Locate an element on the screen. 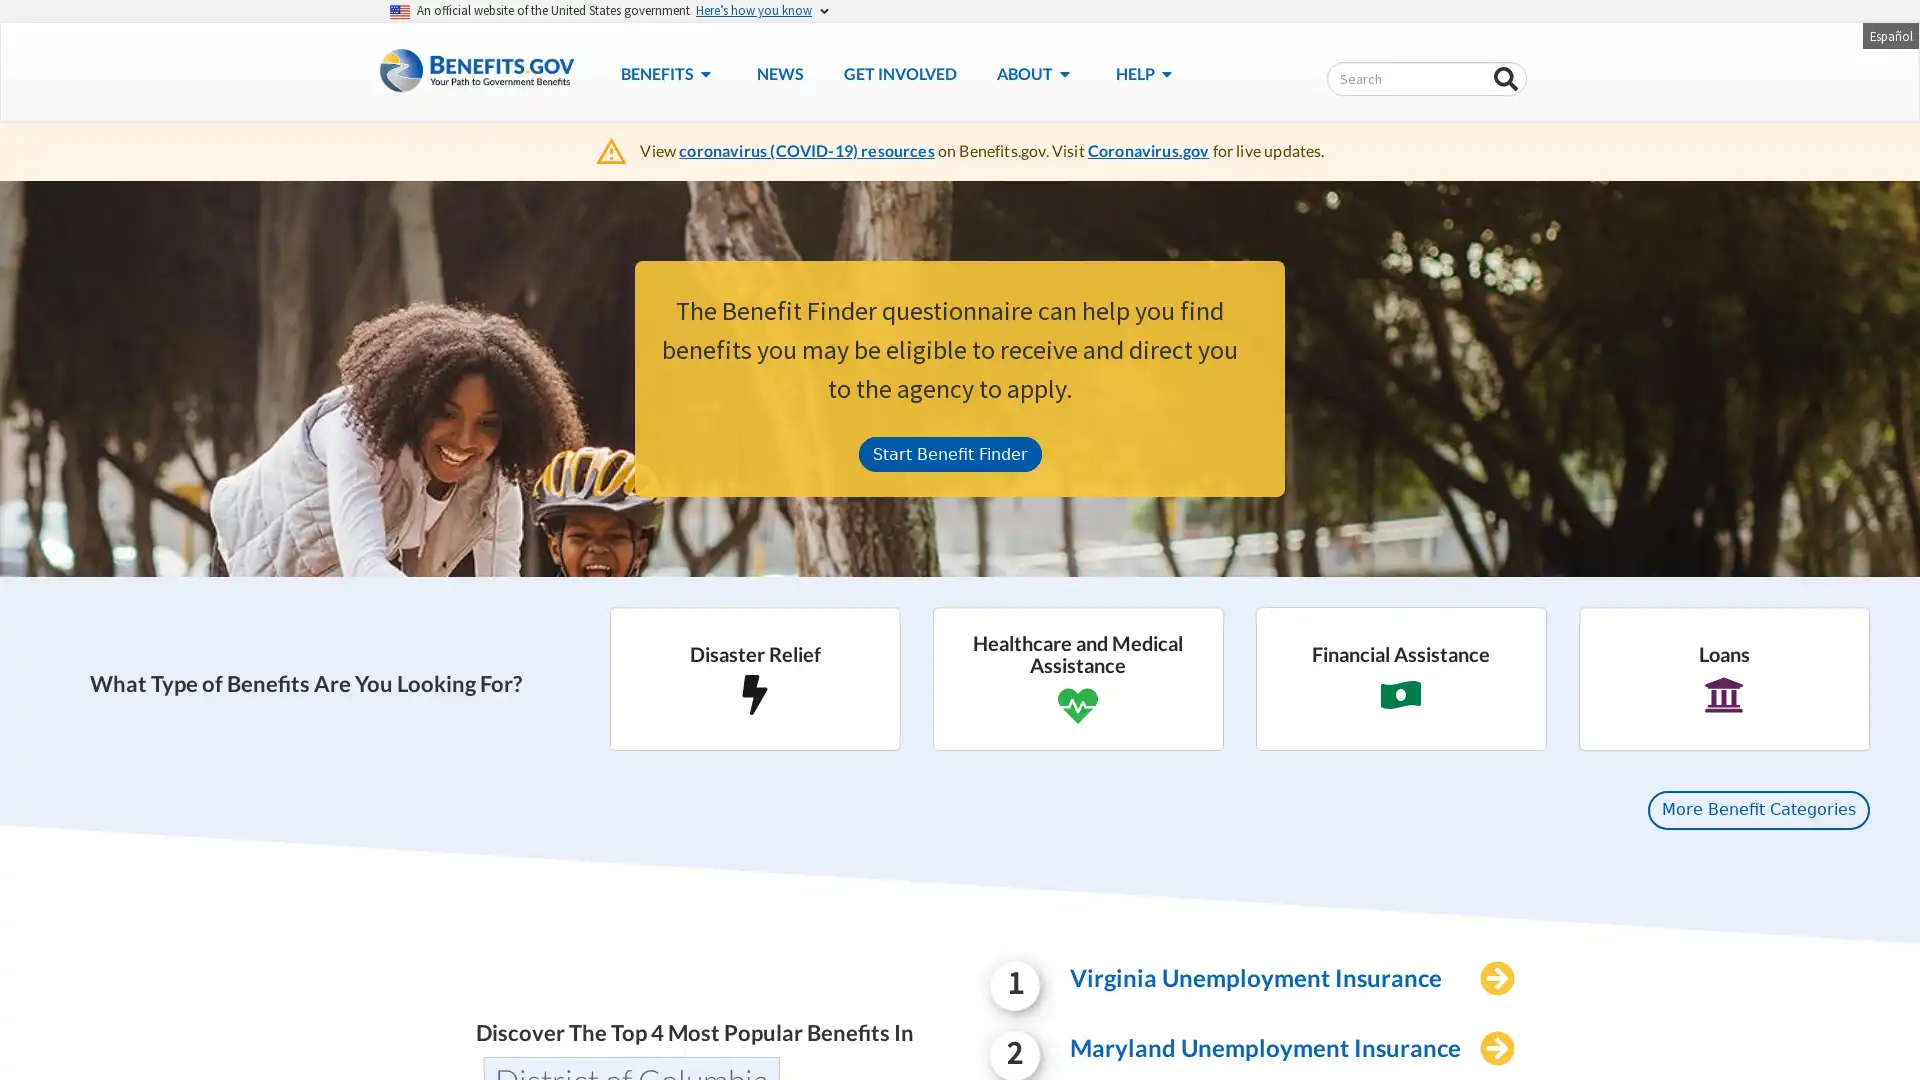 Image resolution: width=1920 pixels, height=1080 pixels. GET INVOLVED is located at coordinates (898, 72).